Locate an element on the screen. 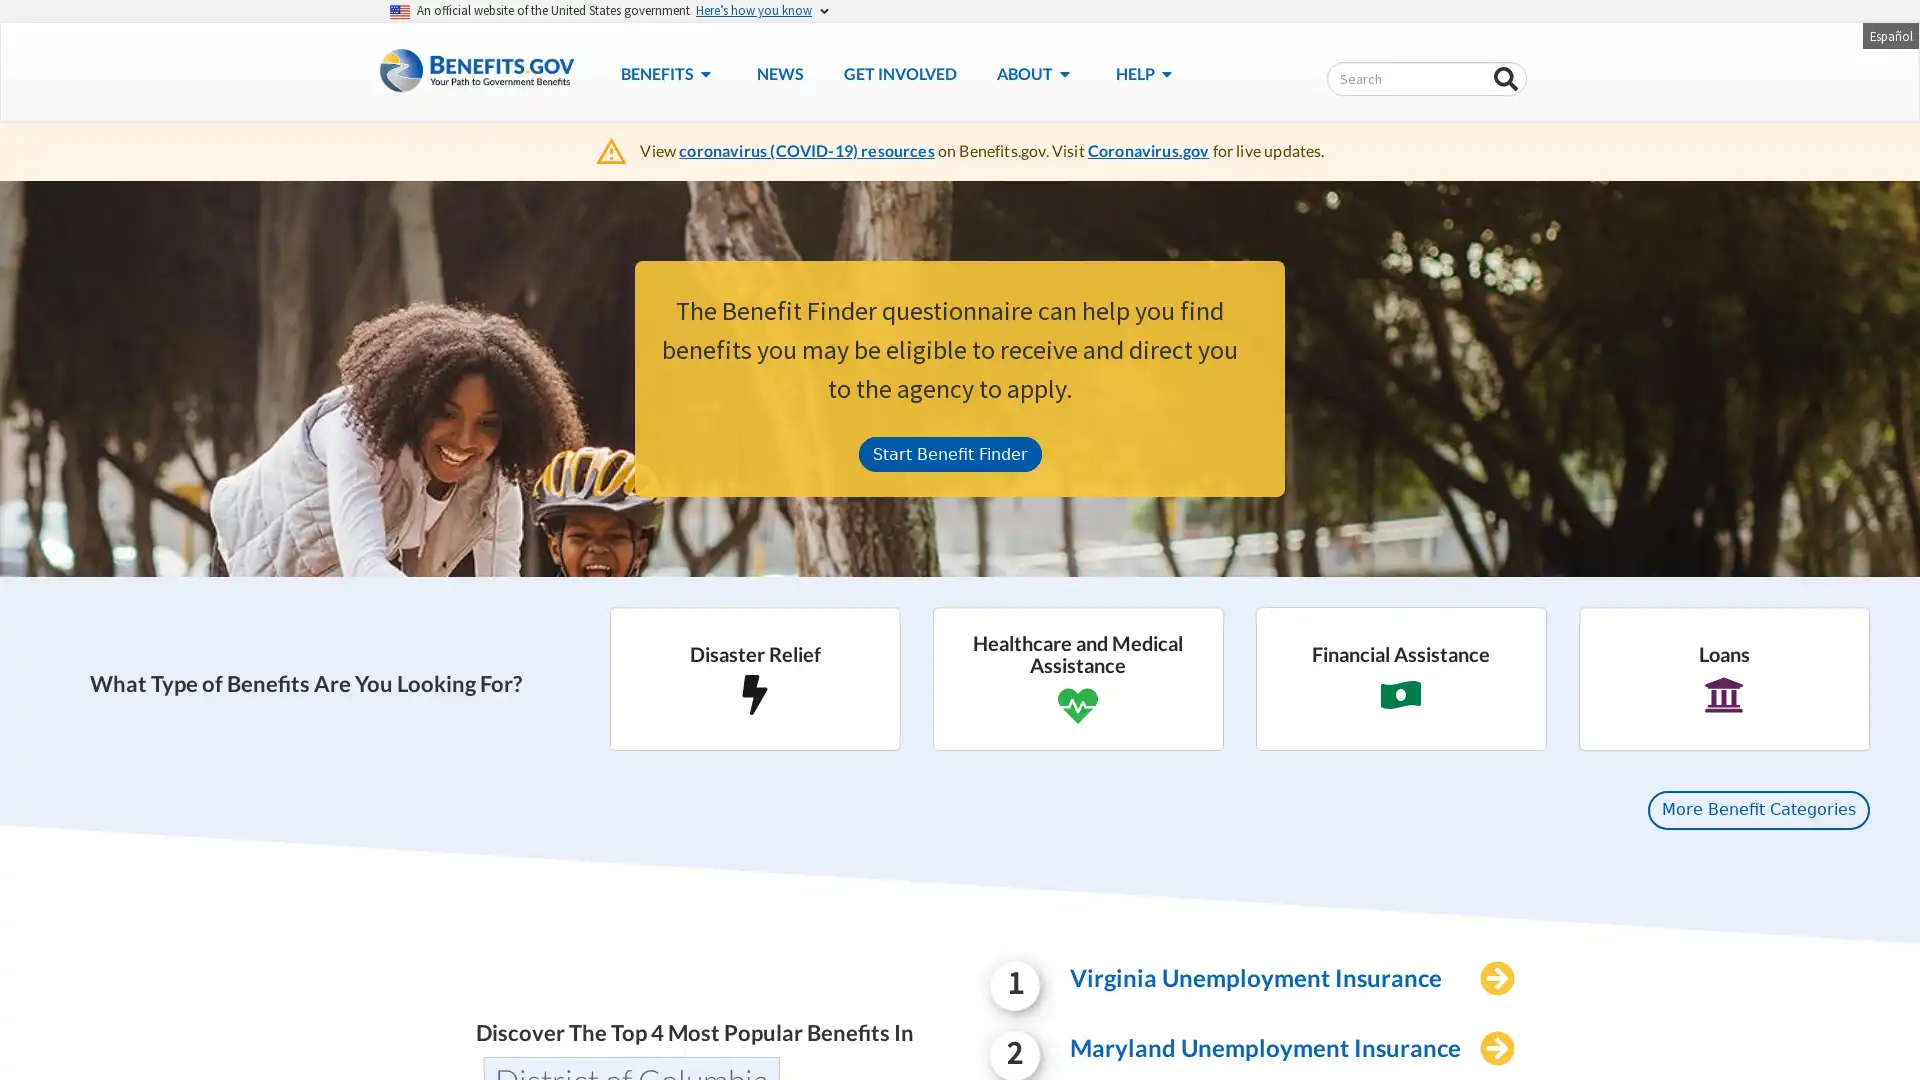 Image resolution: width=1920 pixels, height=1080 pixels. GET INVOLVED is located at coordinates (898, 72).